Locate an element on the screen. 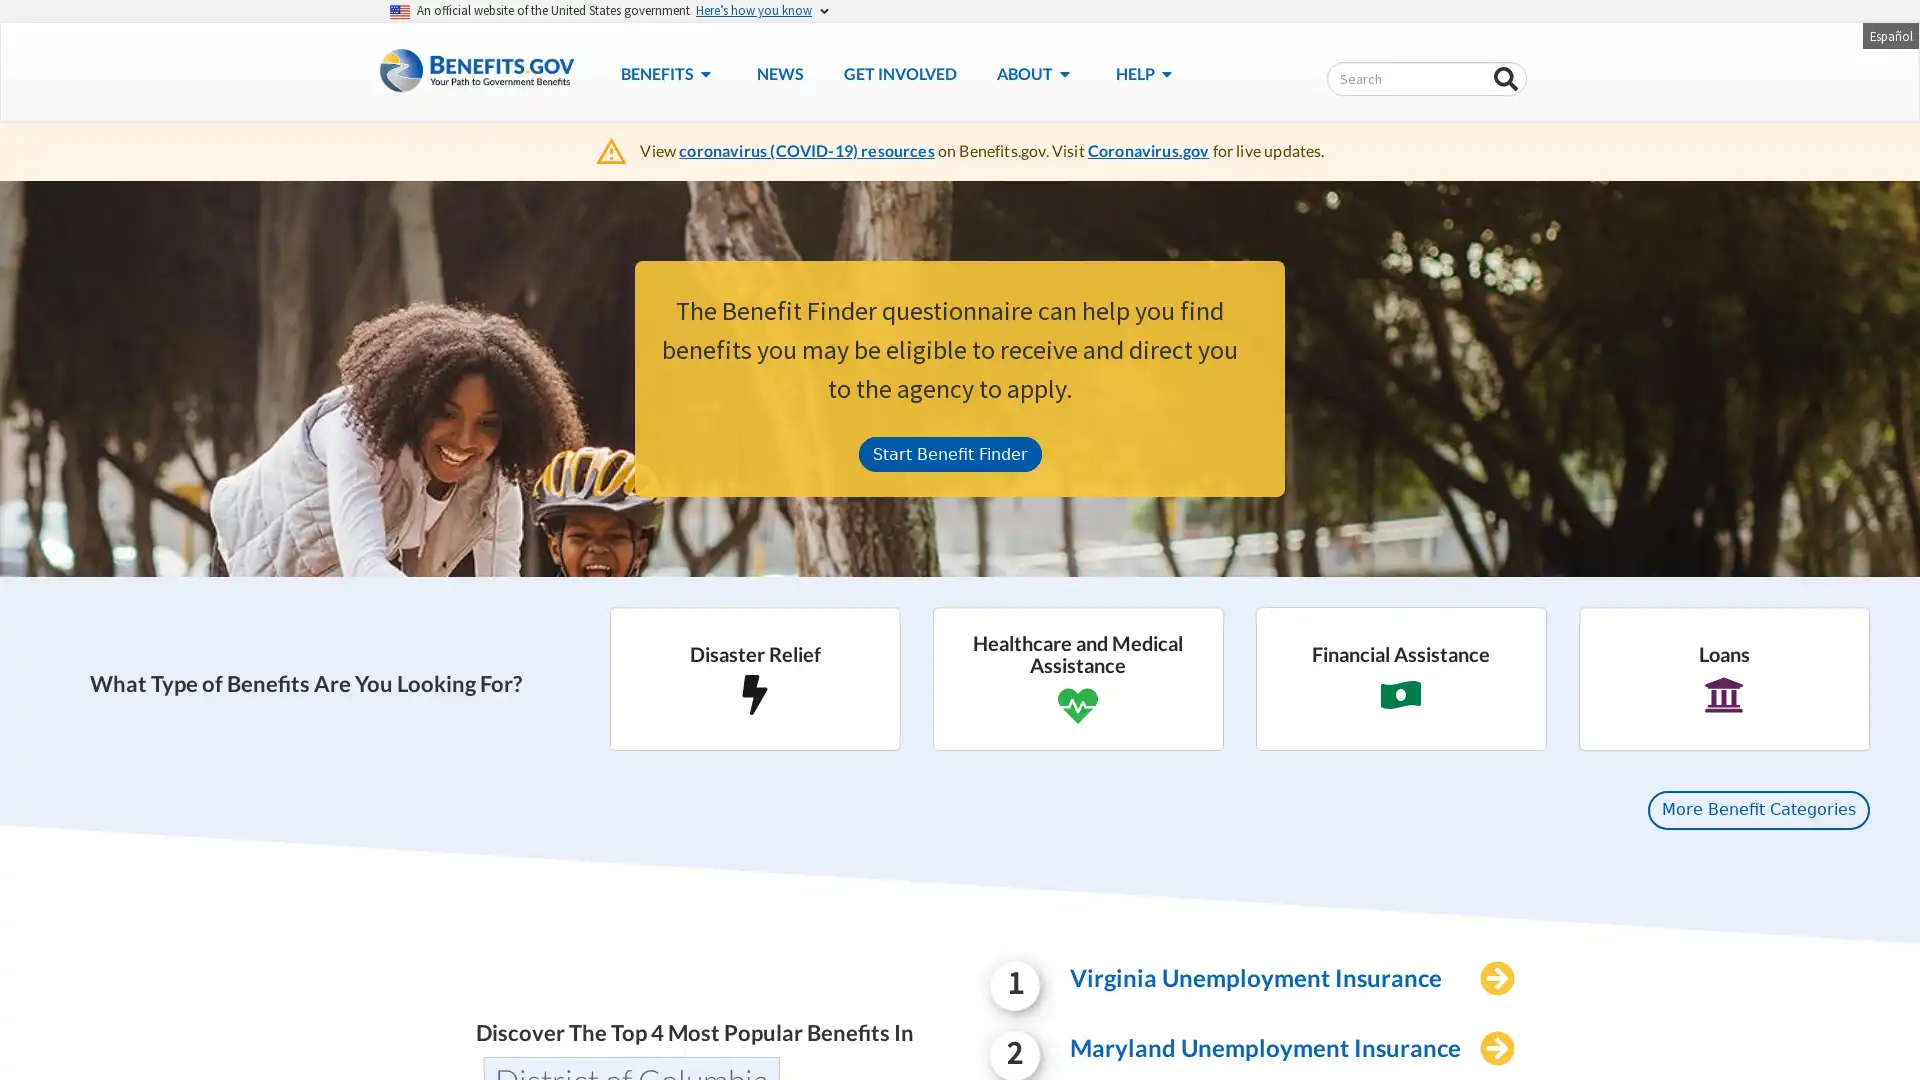 Image resolution: width=1920 pixels, height=1080 pixels. GET INVOLVED is located at coordinates (898, 72).